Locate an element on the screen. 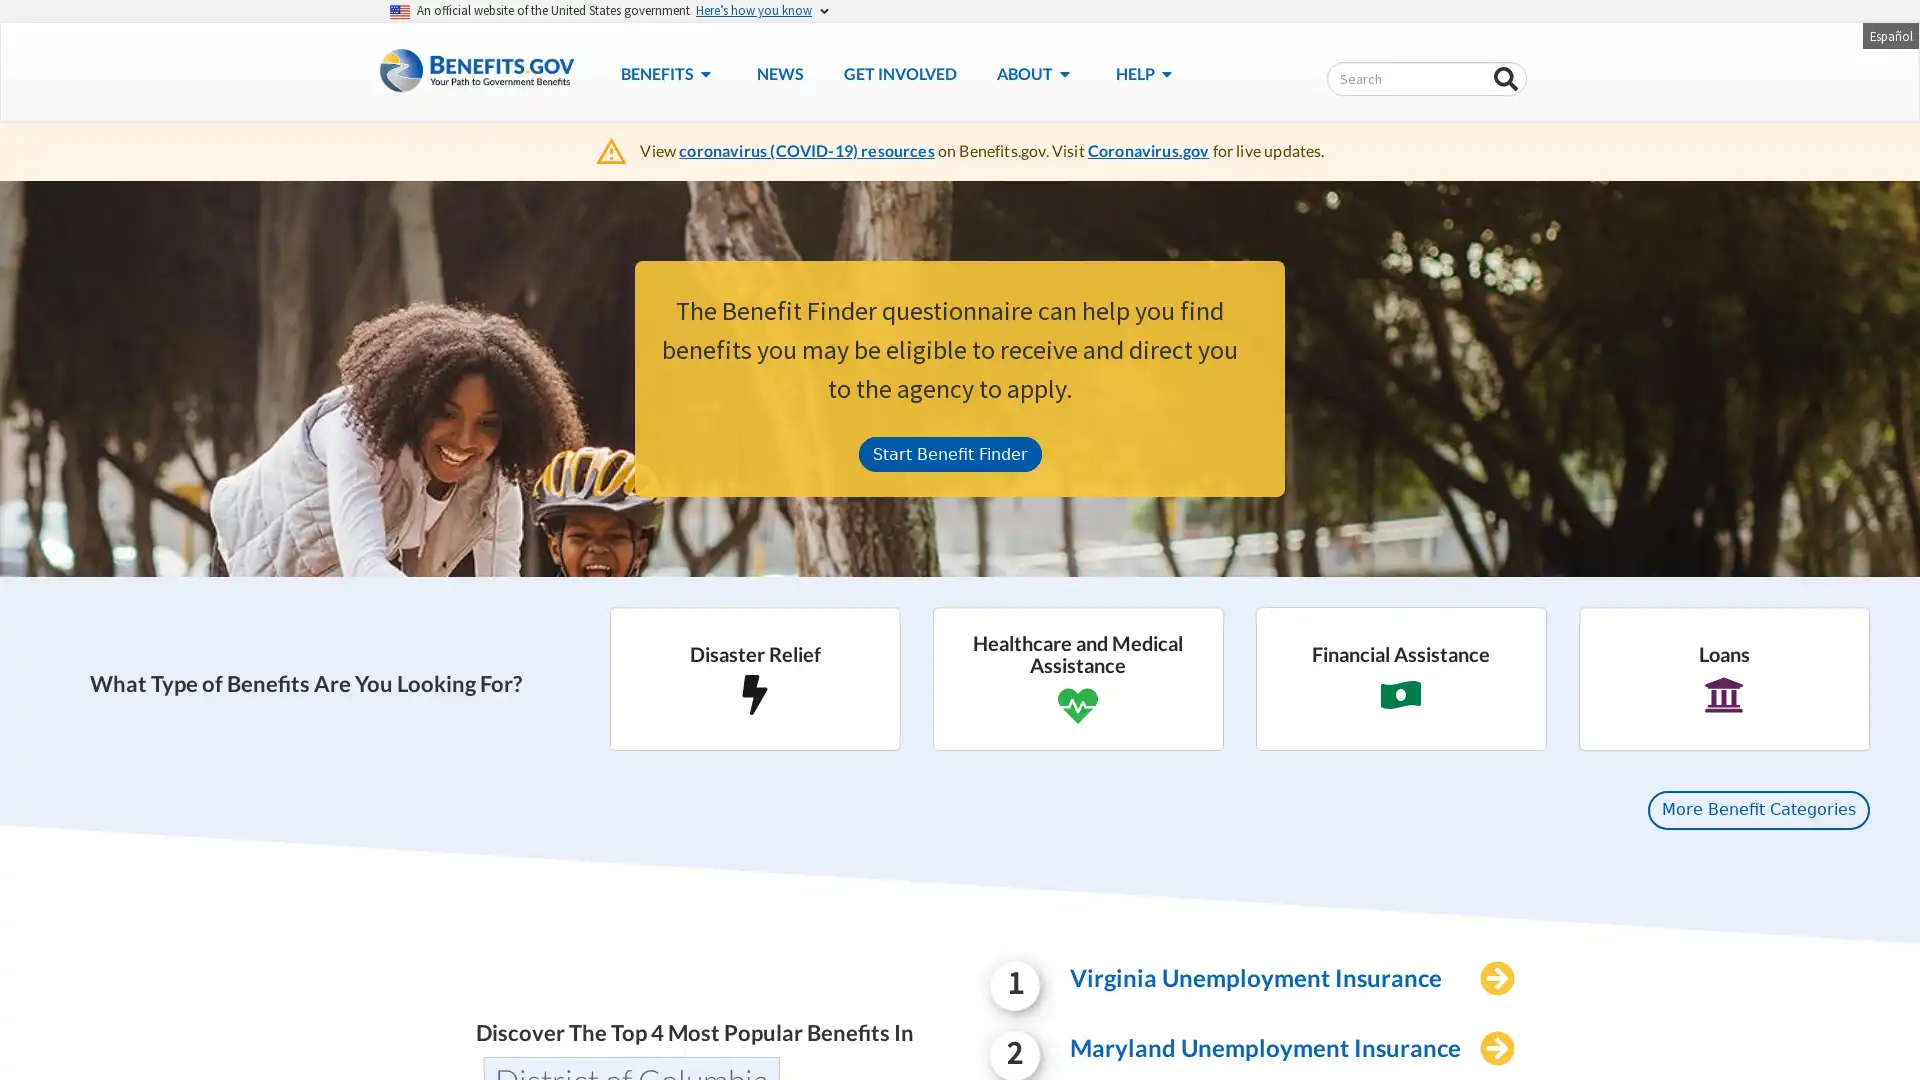 Image resolution: width=1920 pixels, height=1080 pixels. GET INVOLVED is located at coordinates (898, 72).